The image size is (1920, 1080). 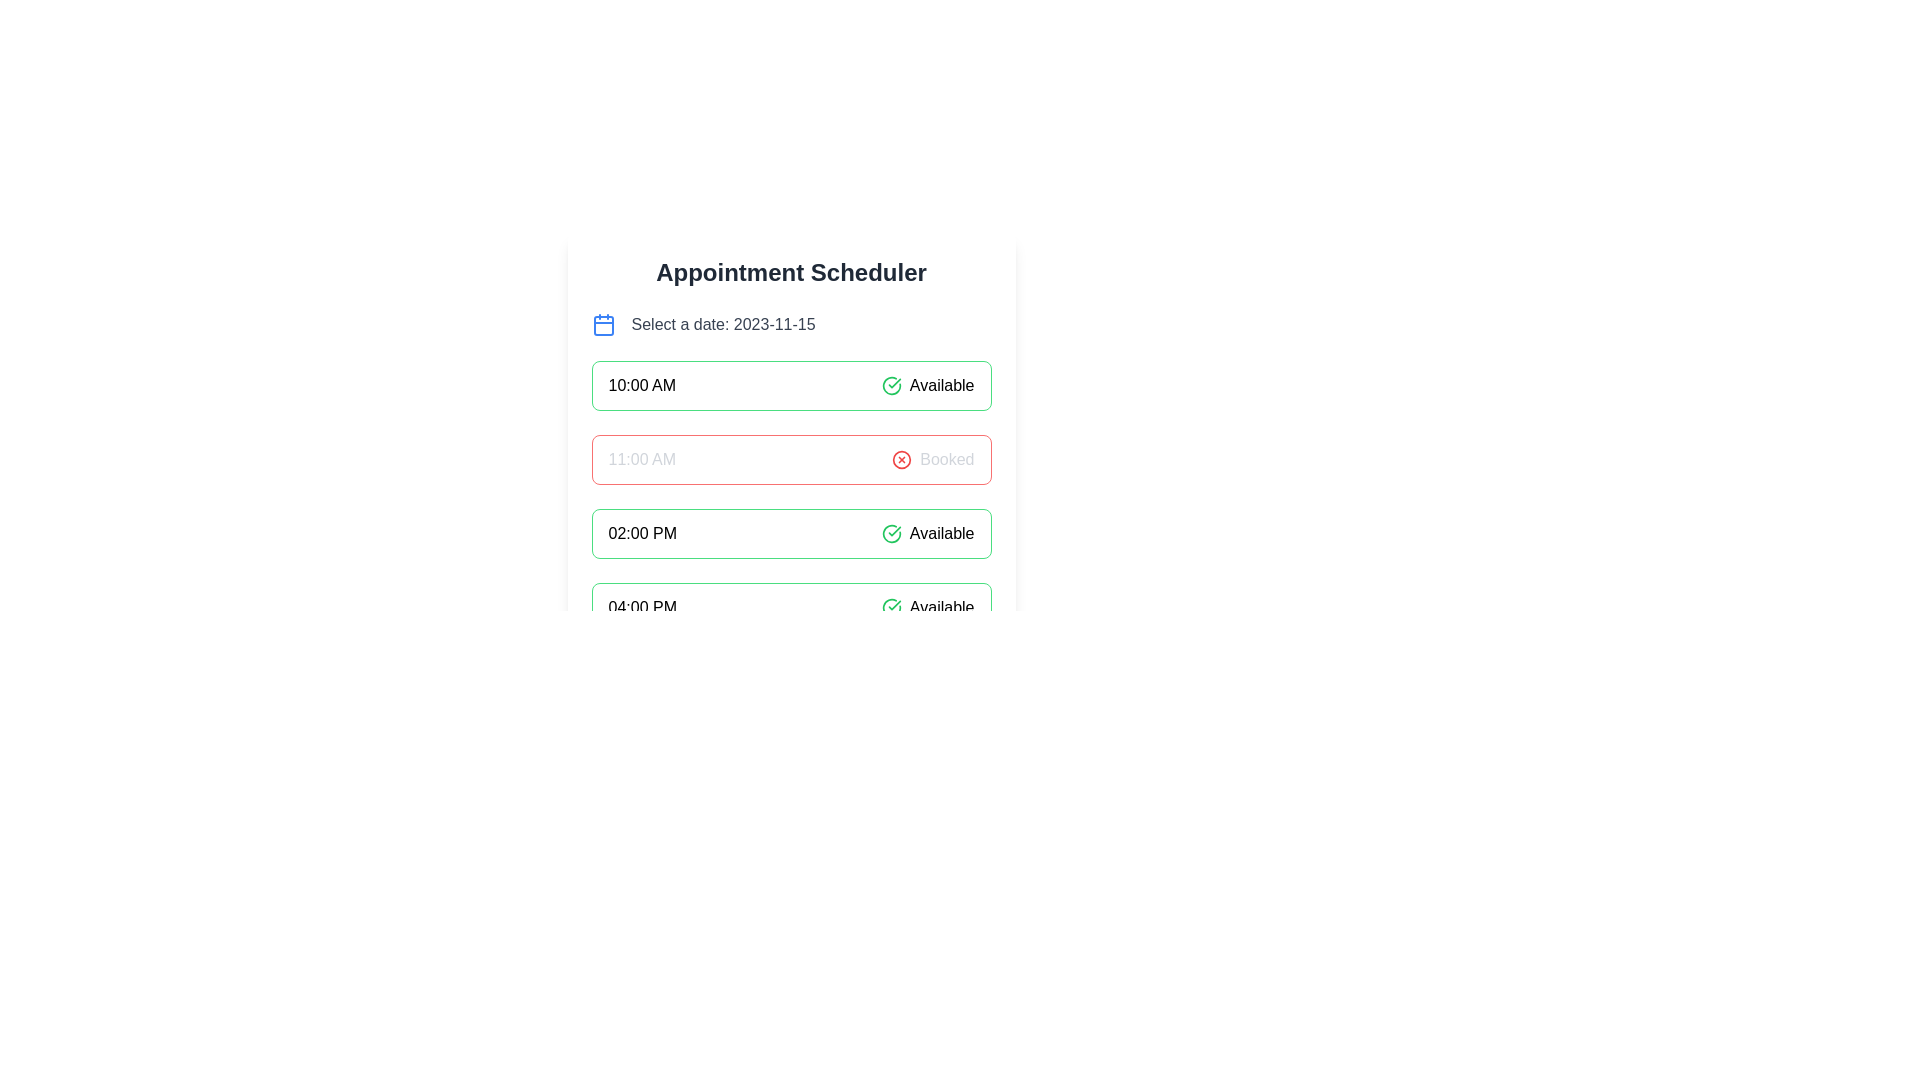 I want to click on the booked time slot indicator icon located in the '11:00 AM' row of the appointment scheduler interface, which visually represents unavailability, so click(x=901, y=459).